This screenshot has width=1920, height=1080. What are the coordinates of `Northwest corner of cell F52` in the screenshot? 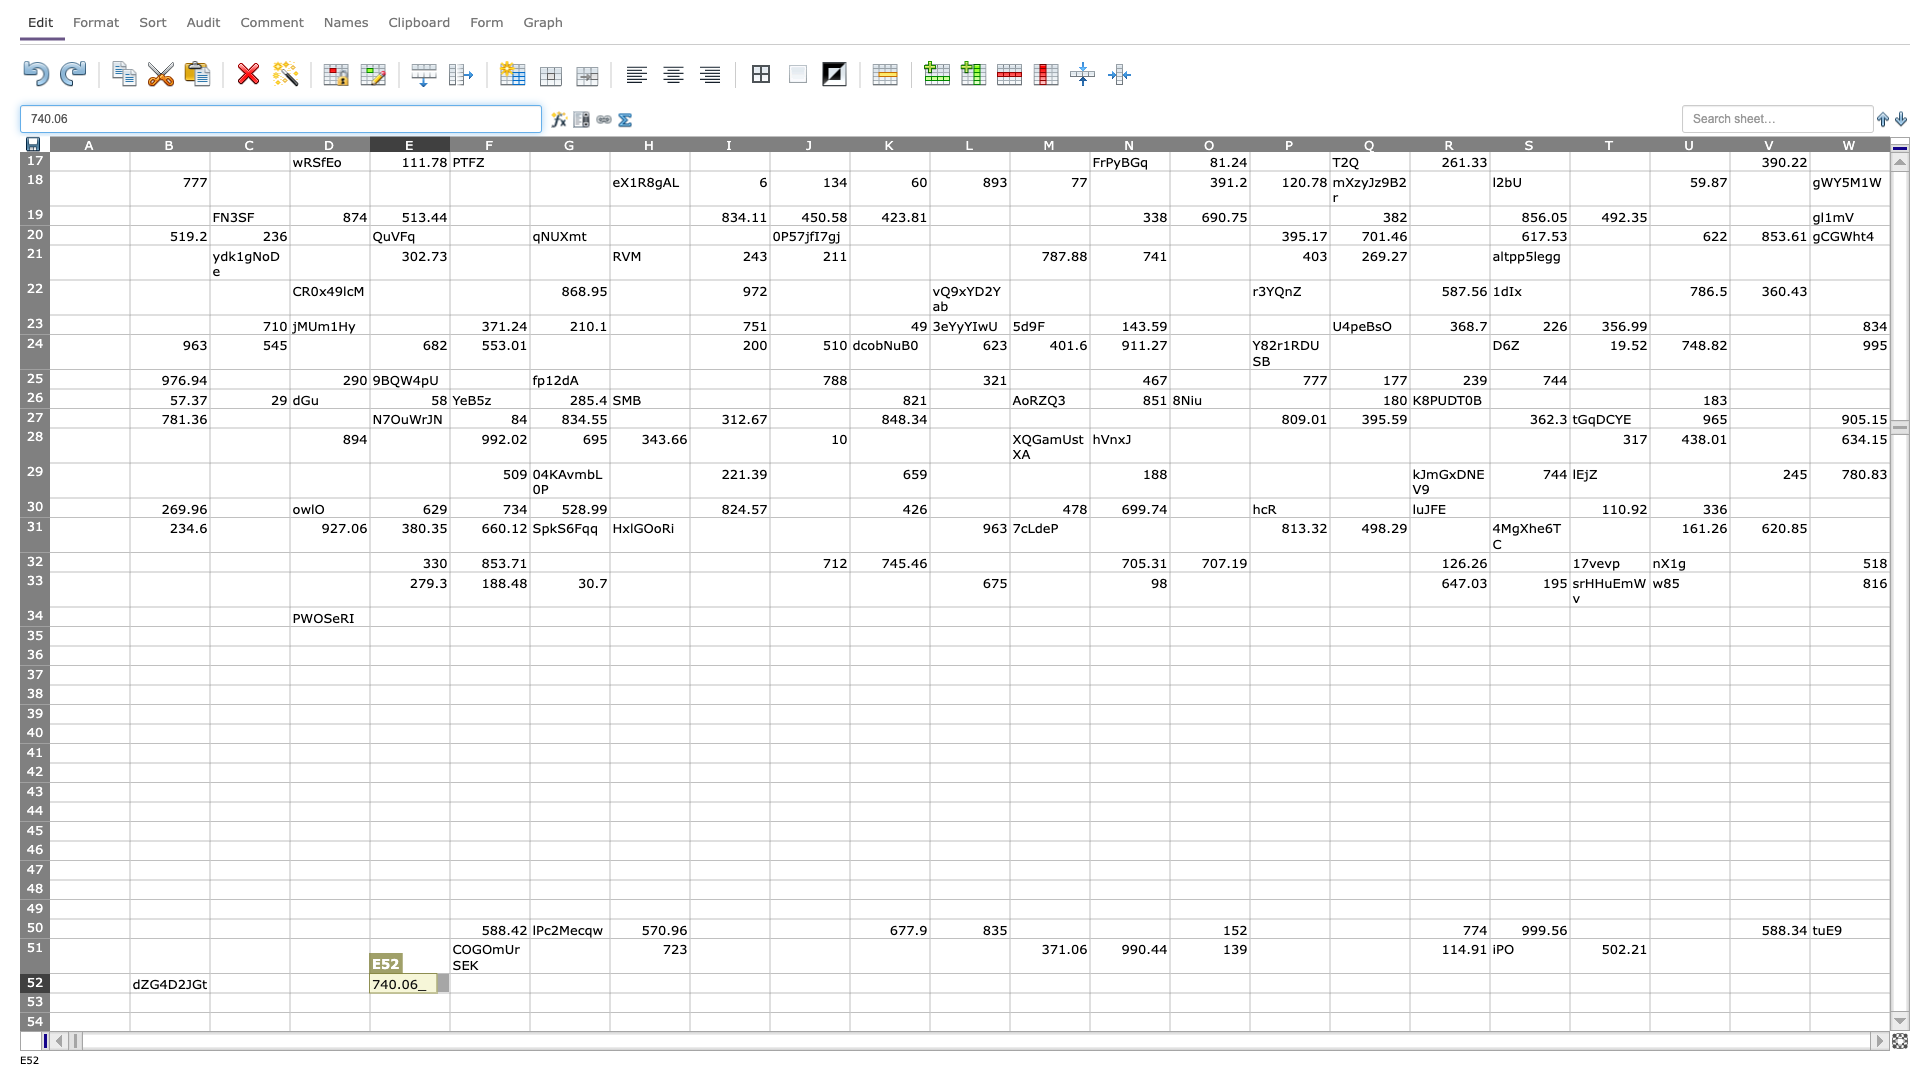 It's located at (449, 972).